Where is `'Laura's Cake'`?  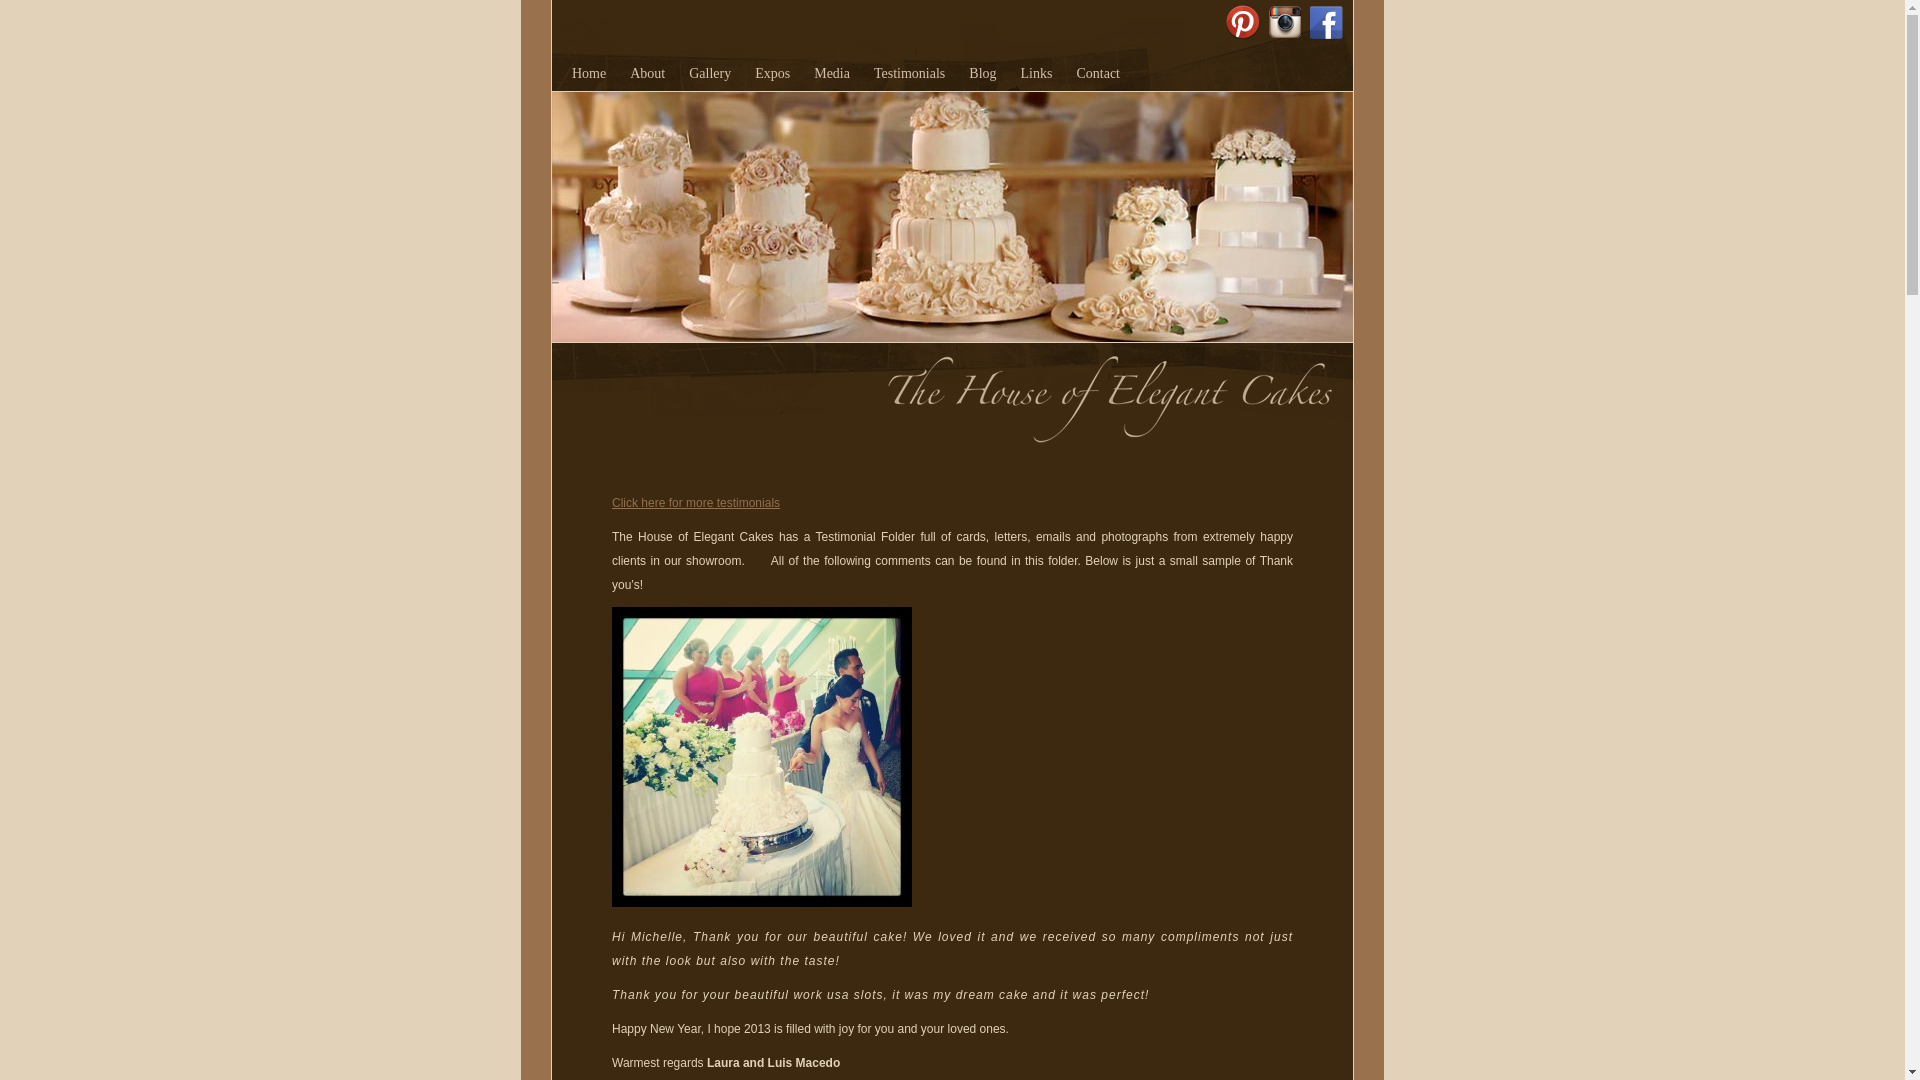 'Laura's Cake' is located at coordinates (761, 756).